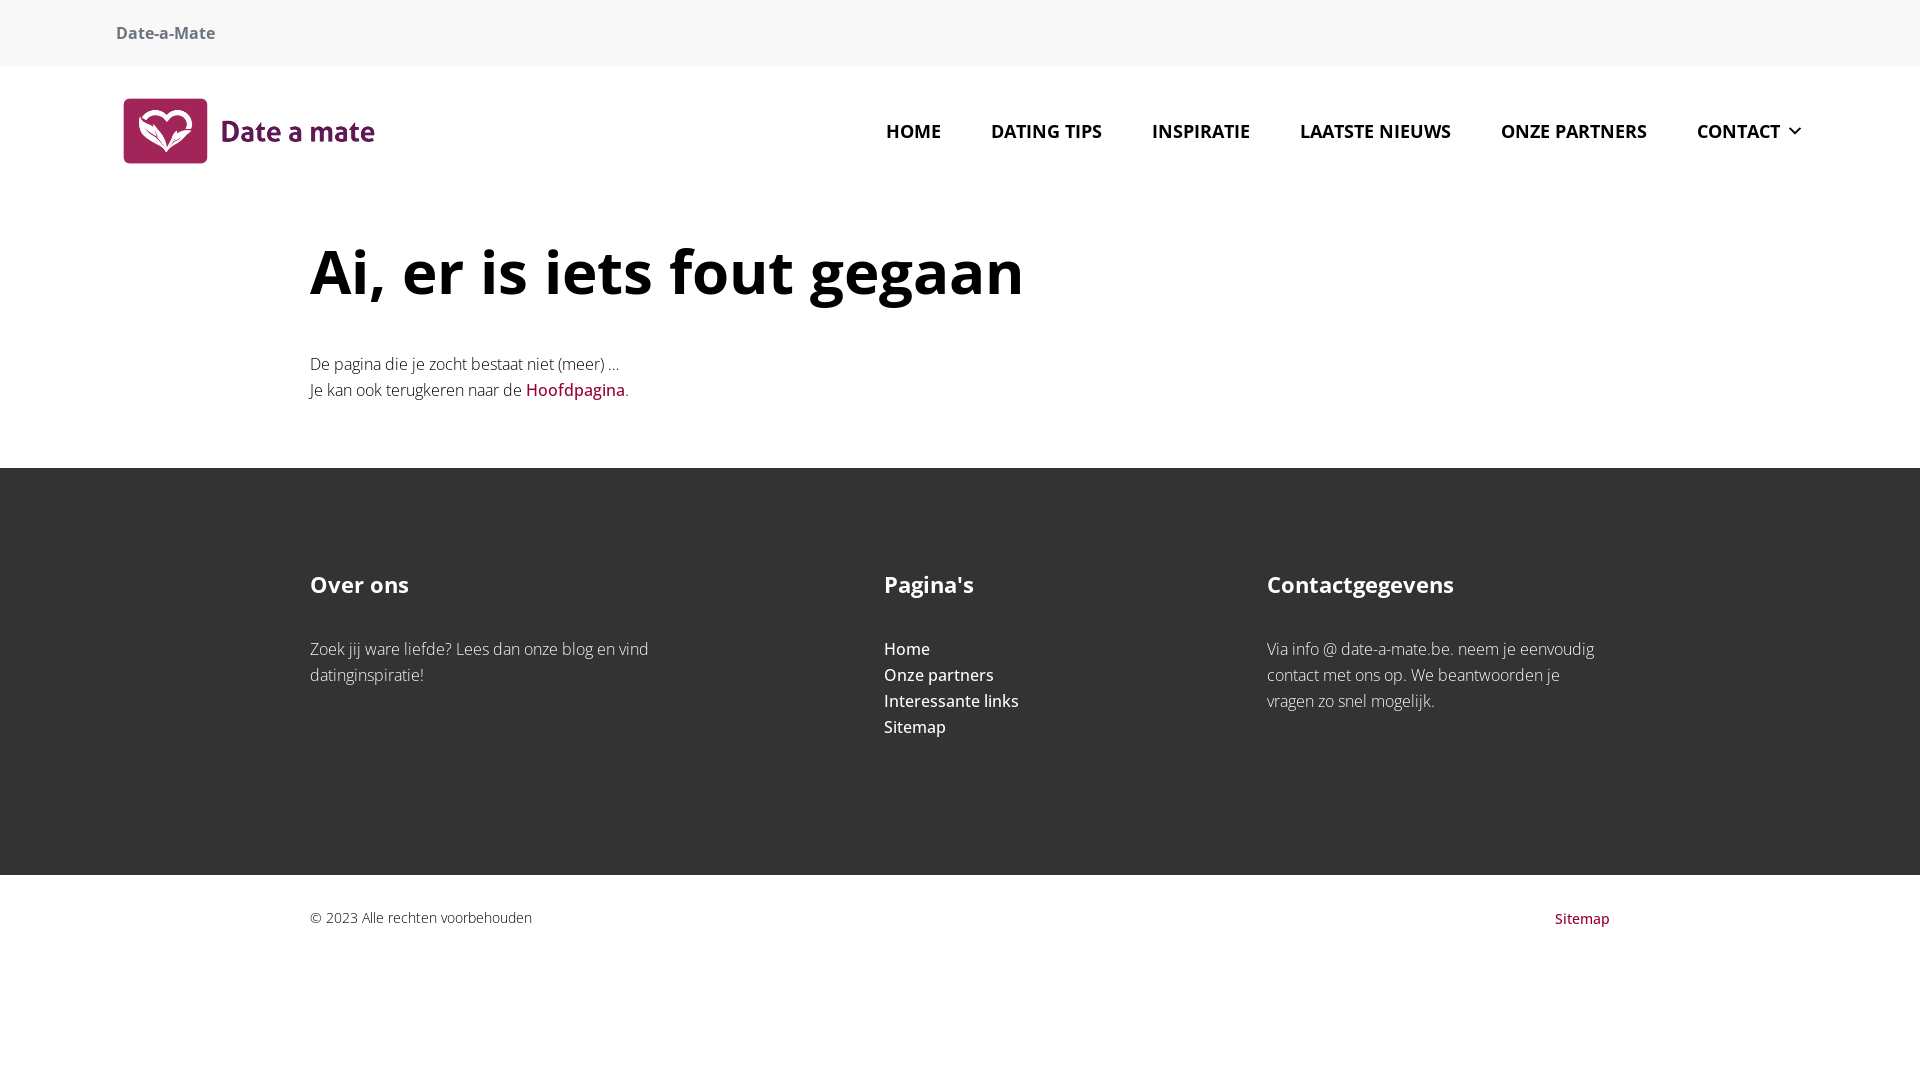 This screenshot has width=1920, height=1080. I want to click on 'CONTACT', so click(1671, 131).